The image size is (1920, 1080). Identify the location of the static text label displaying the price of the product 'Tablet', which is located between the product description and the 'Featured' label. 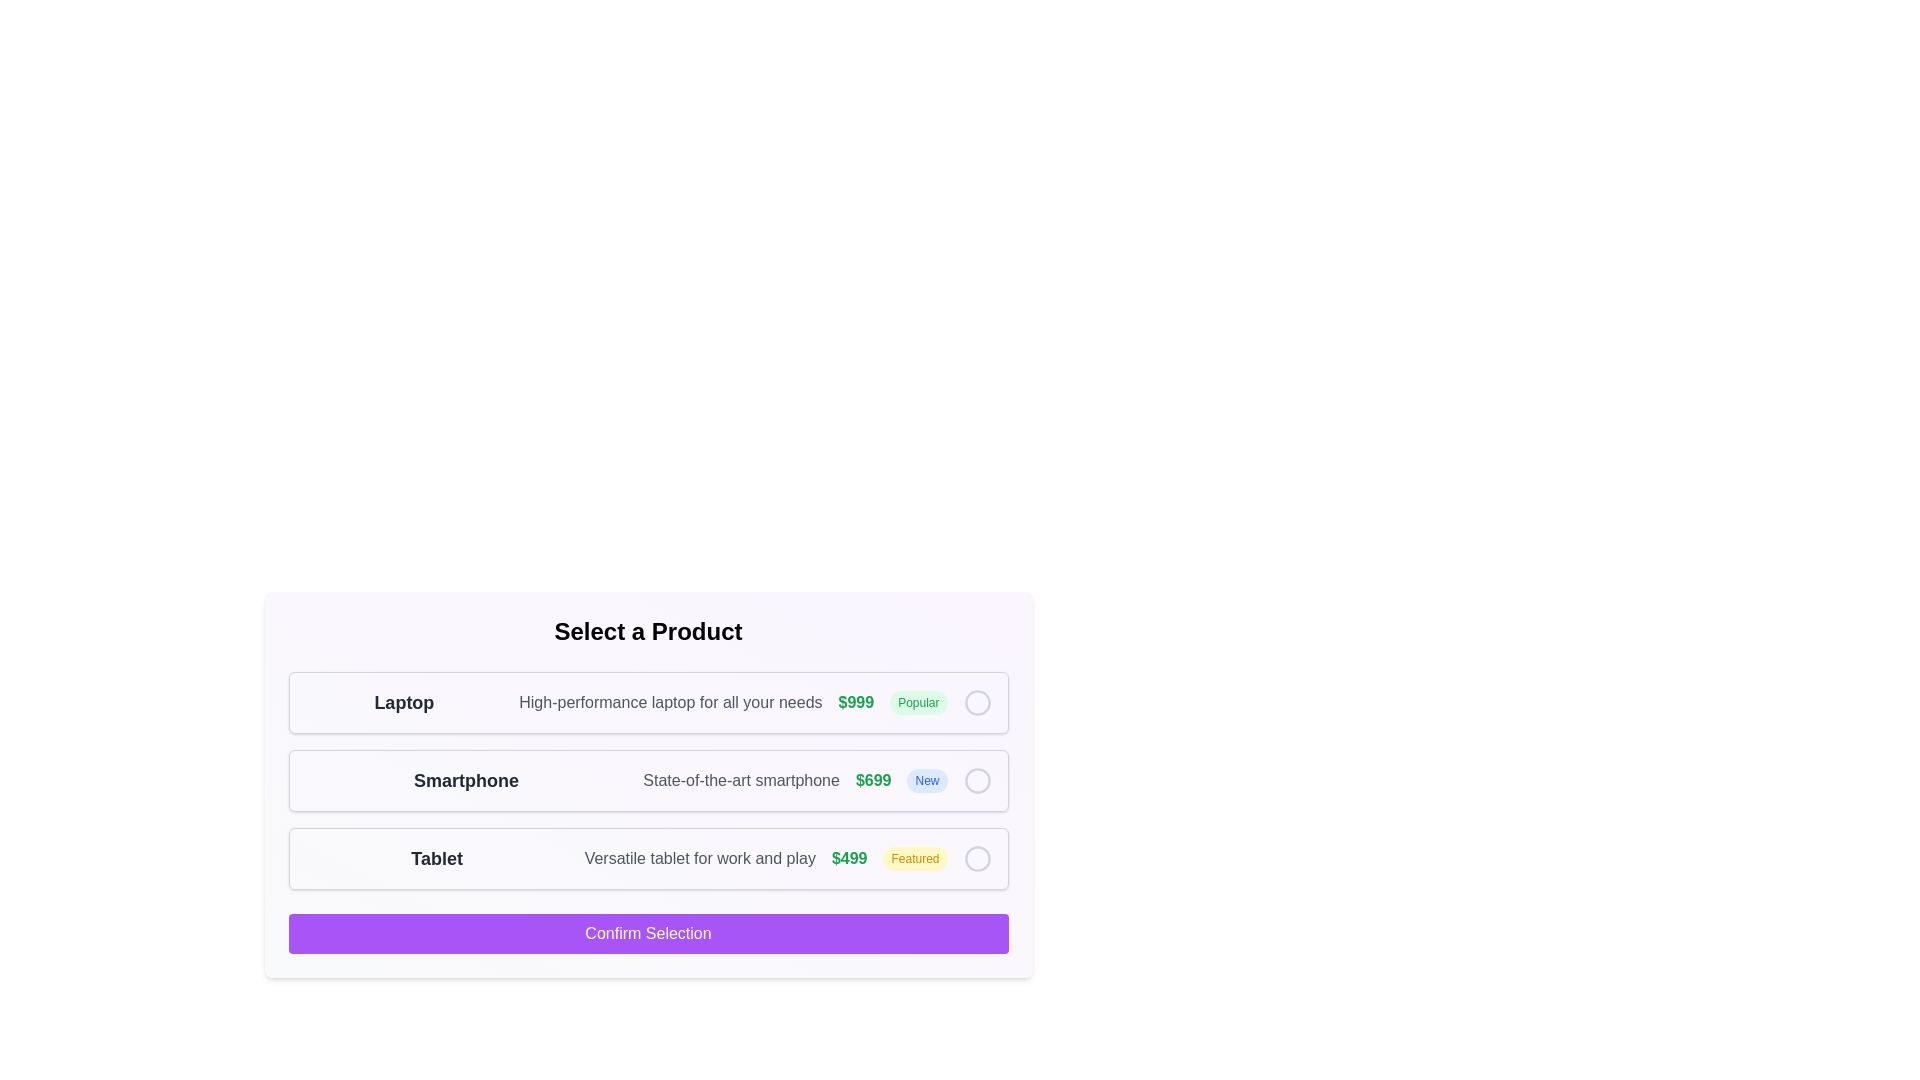
(849, 858).